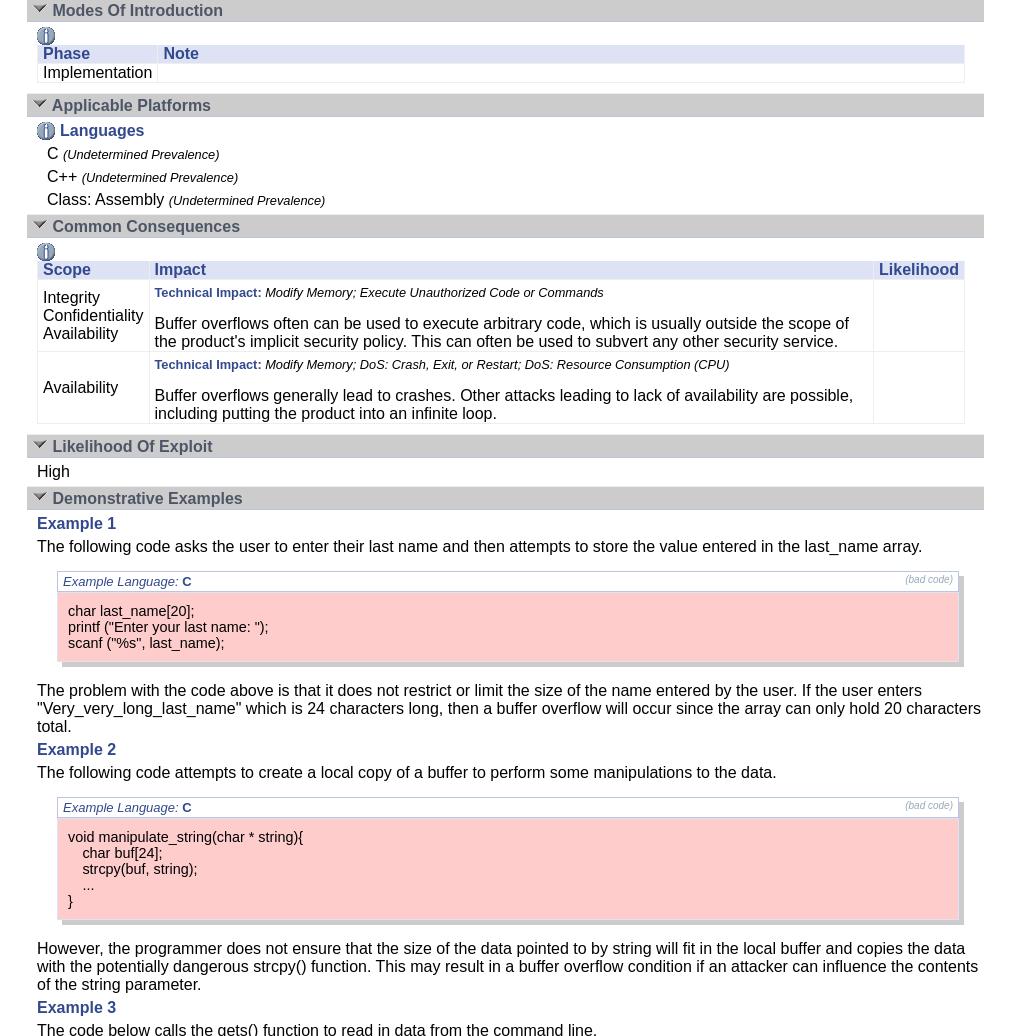 The image size is (1020, 1036). Describe the element at coordinates (66, 53) in the screenshot. I see `'Phase'` at that location.